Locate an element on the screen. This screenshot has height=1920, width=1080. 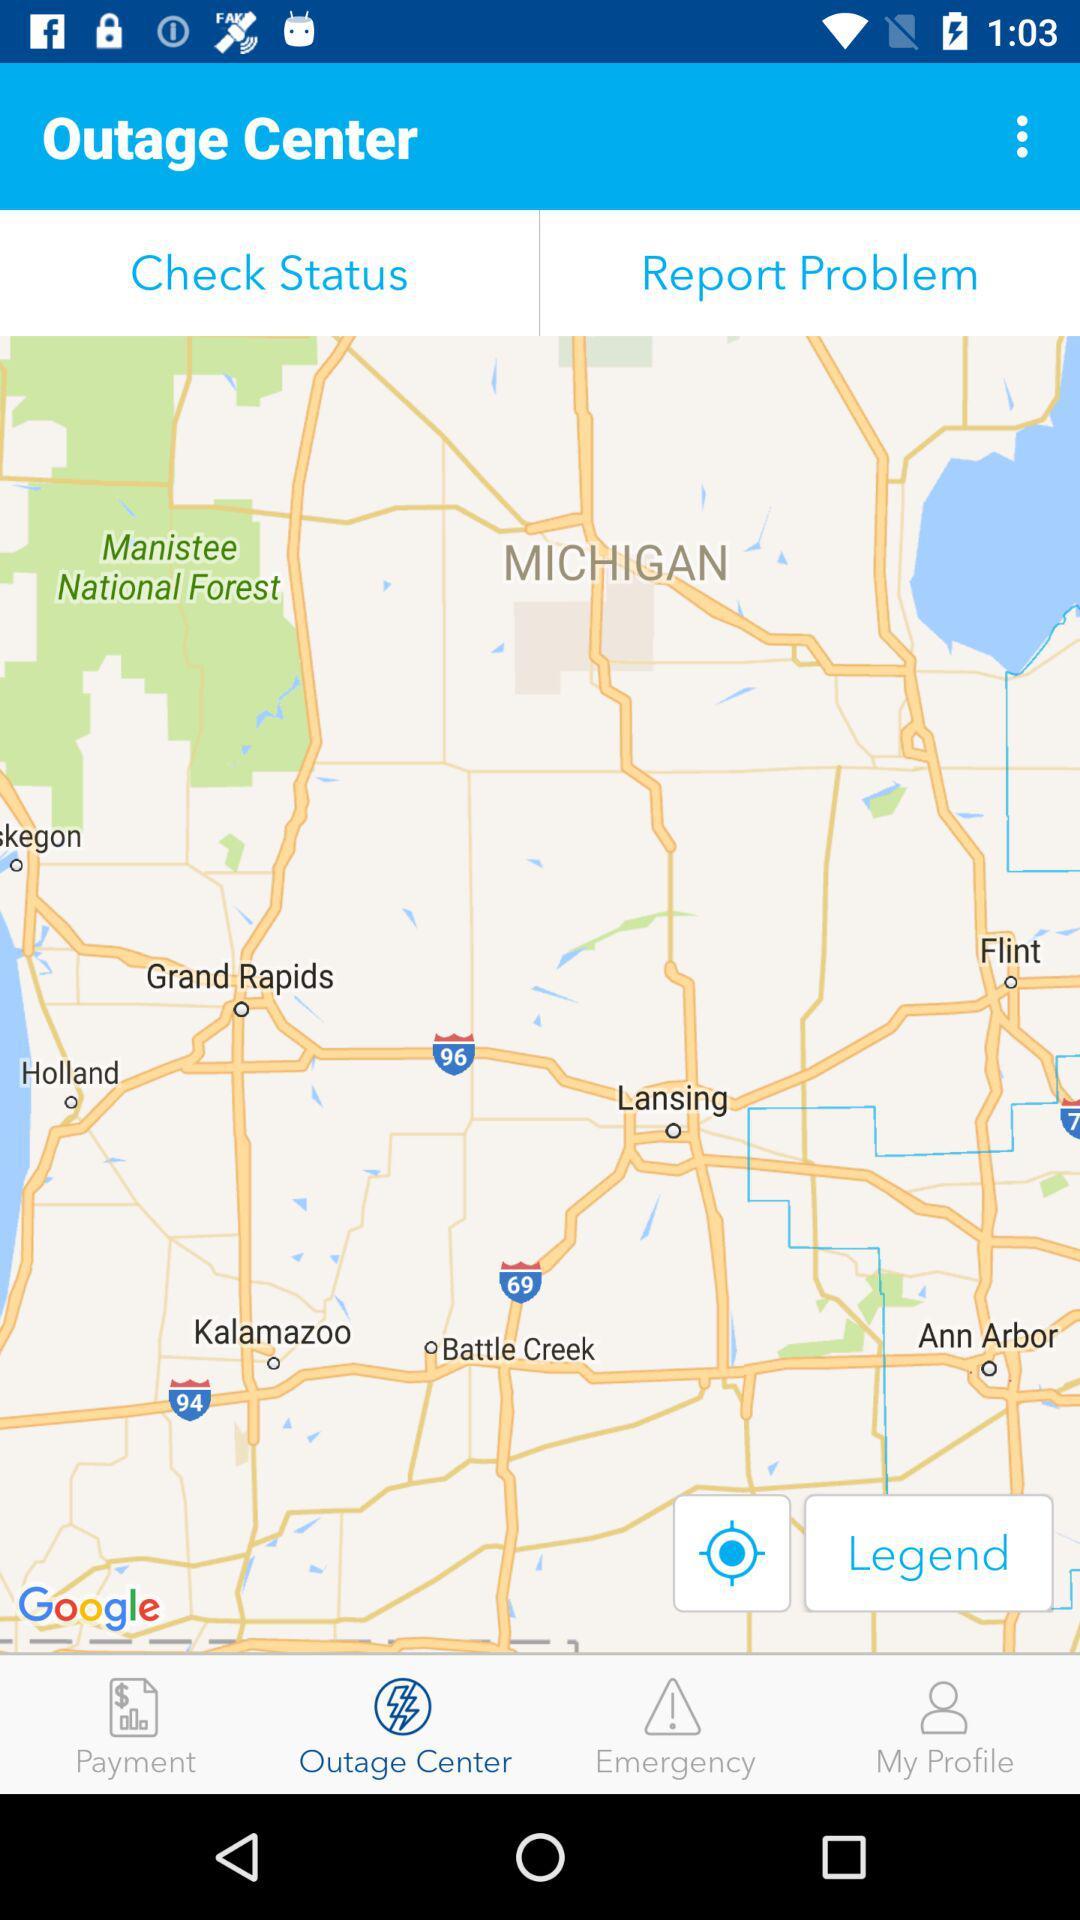
legend item is located at coordinates (928, 1552).